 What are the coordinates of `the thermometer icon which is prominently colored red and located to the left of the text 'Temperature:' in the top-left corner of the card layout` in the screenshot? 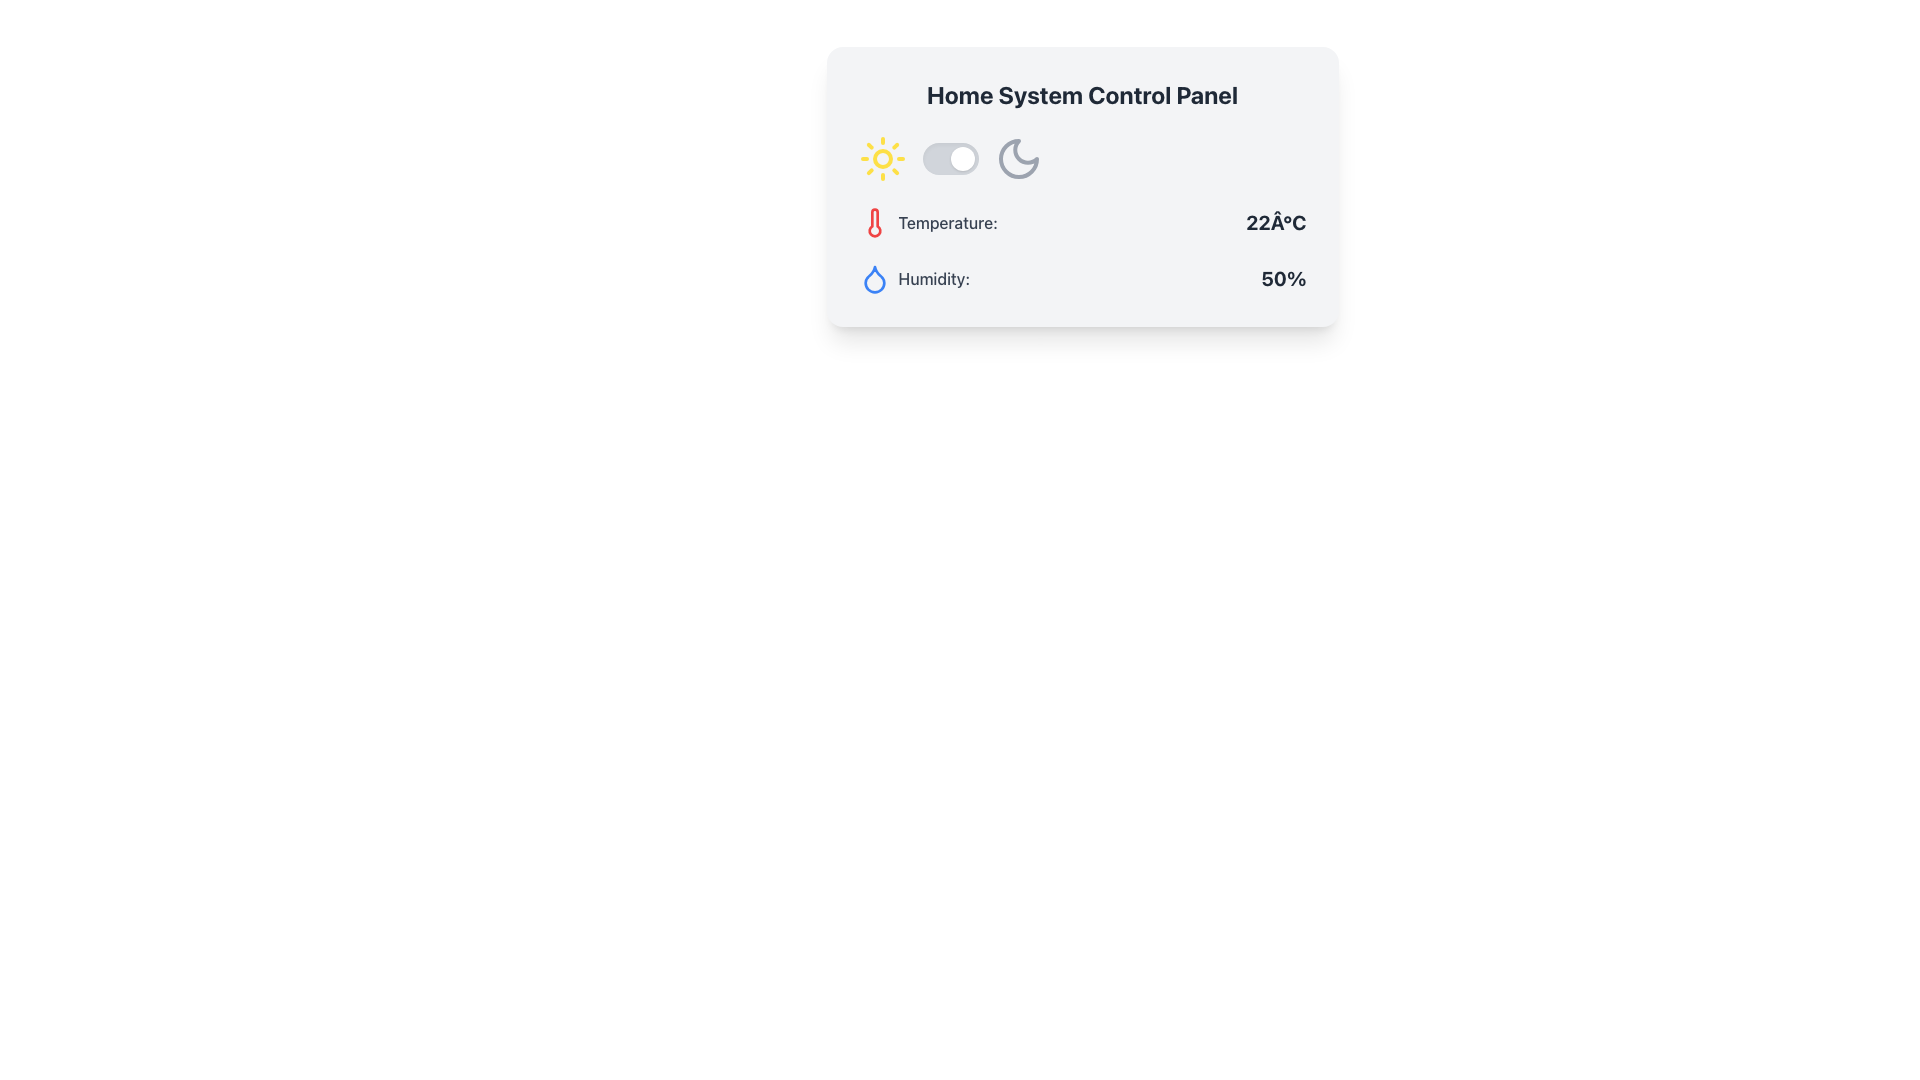 It's located at (874, 223).